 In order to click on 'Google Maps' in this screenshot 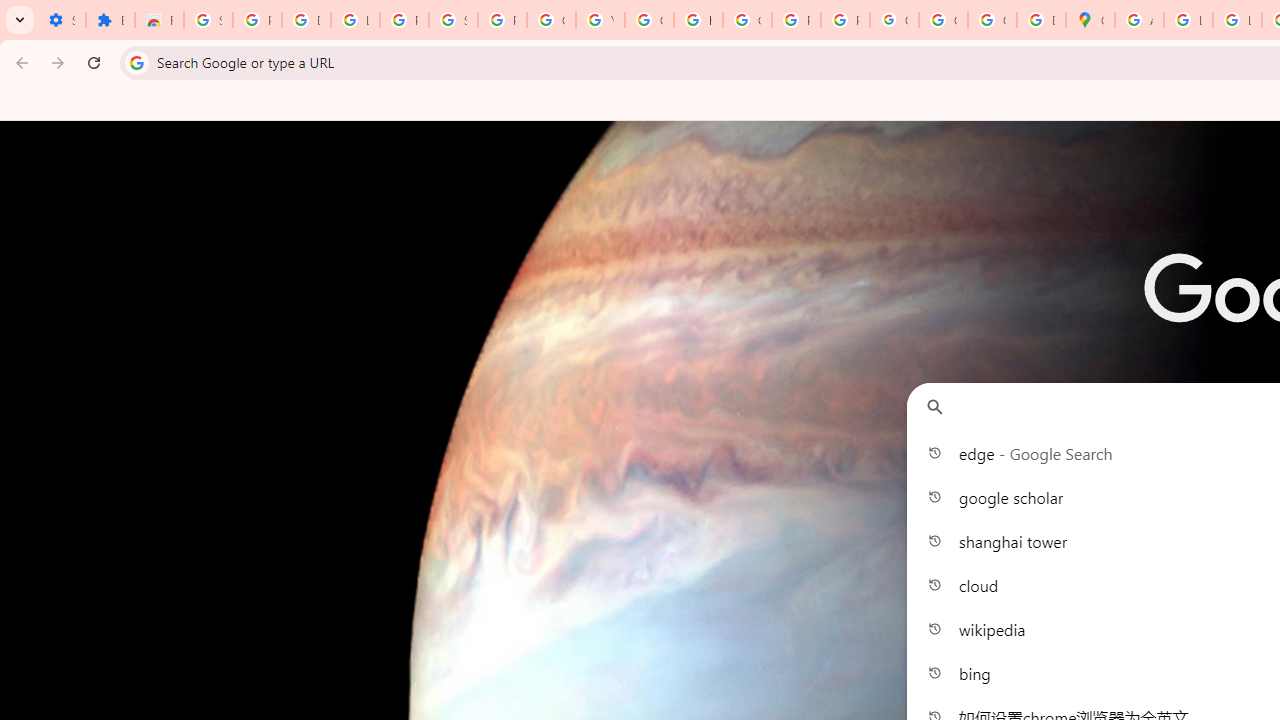, I will do `click(1089, 20)`.